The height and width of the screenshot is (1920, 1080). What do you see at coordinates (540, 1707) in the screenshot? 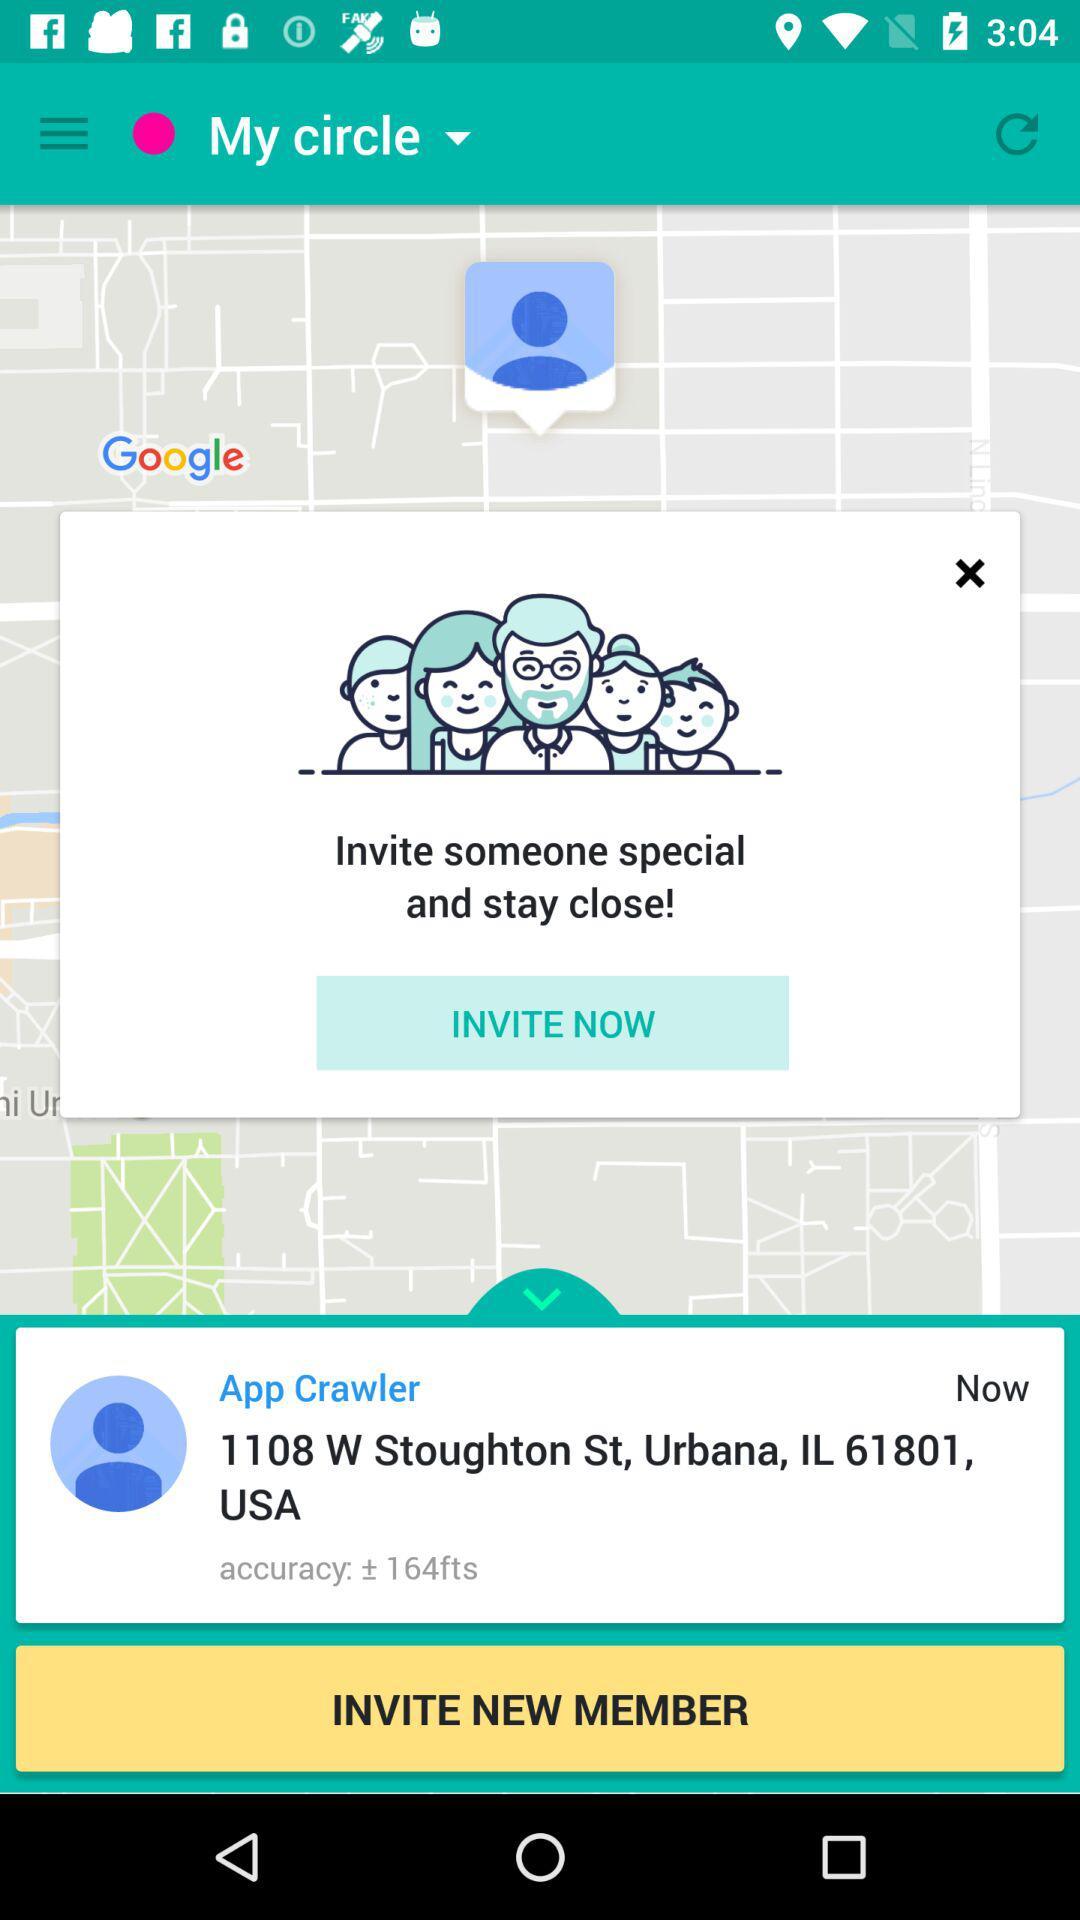
I see `the invite new member item` at bounding box center [540, 1707].